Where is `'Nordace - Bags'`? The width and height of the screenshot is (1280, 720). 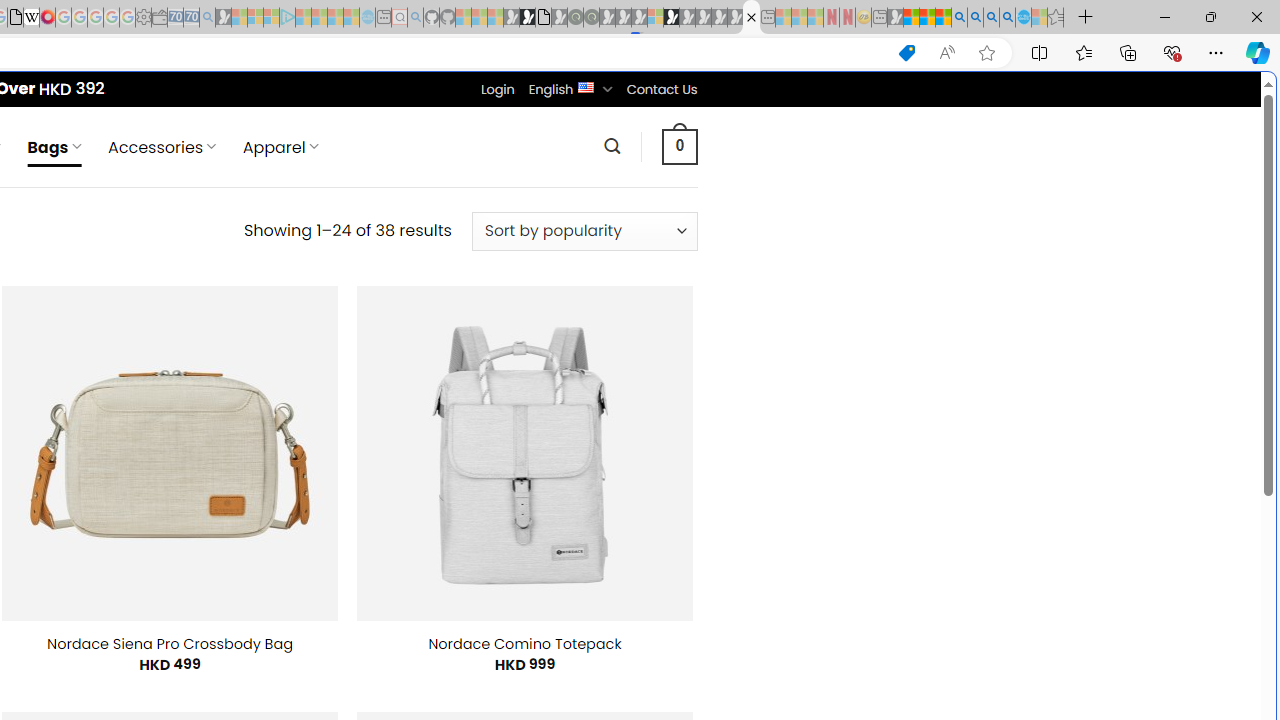
'Nordace - Bags' is located at coordinates (750, 17).